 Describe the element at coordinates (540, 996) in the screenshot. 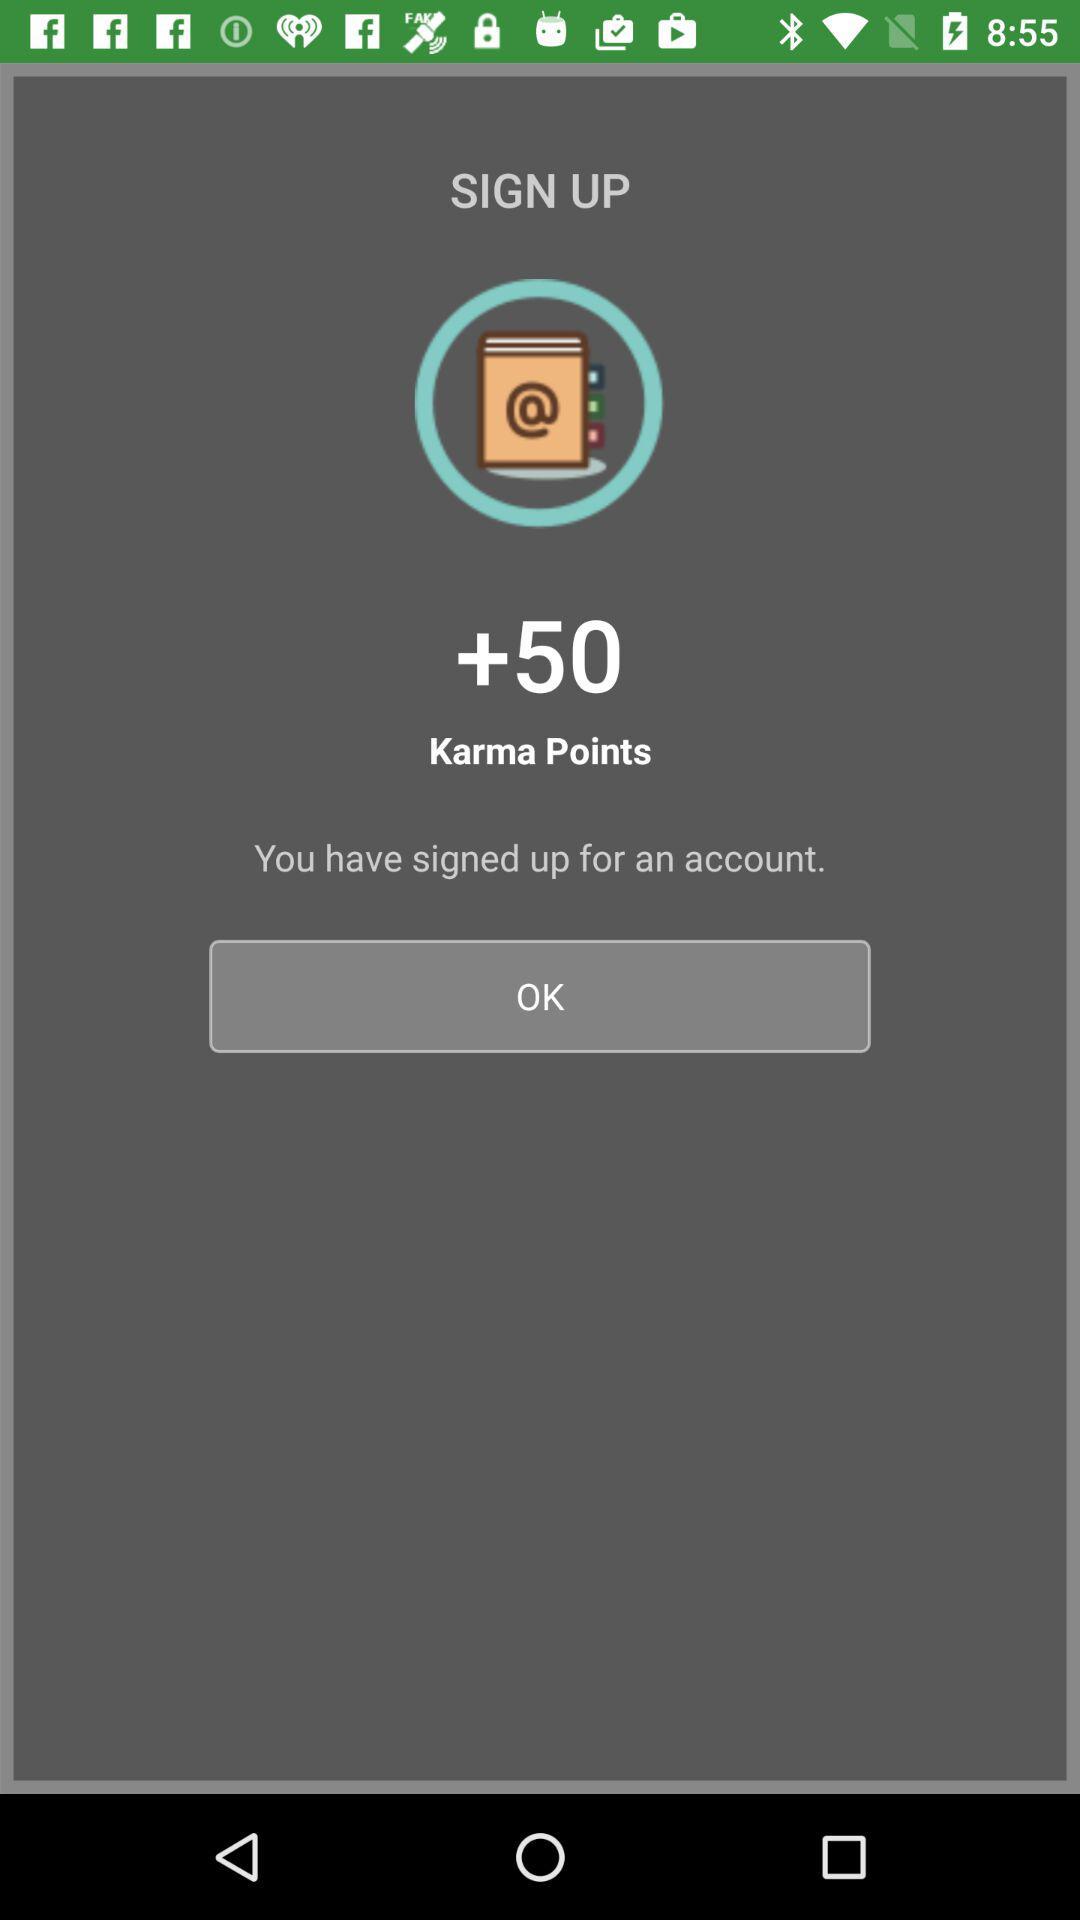

I see `ok icon` at that location.